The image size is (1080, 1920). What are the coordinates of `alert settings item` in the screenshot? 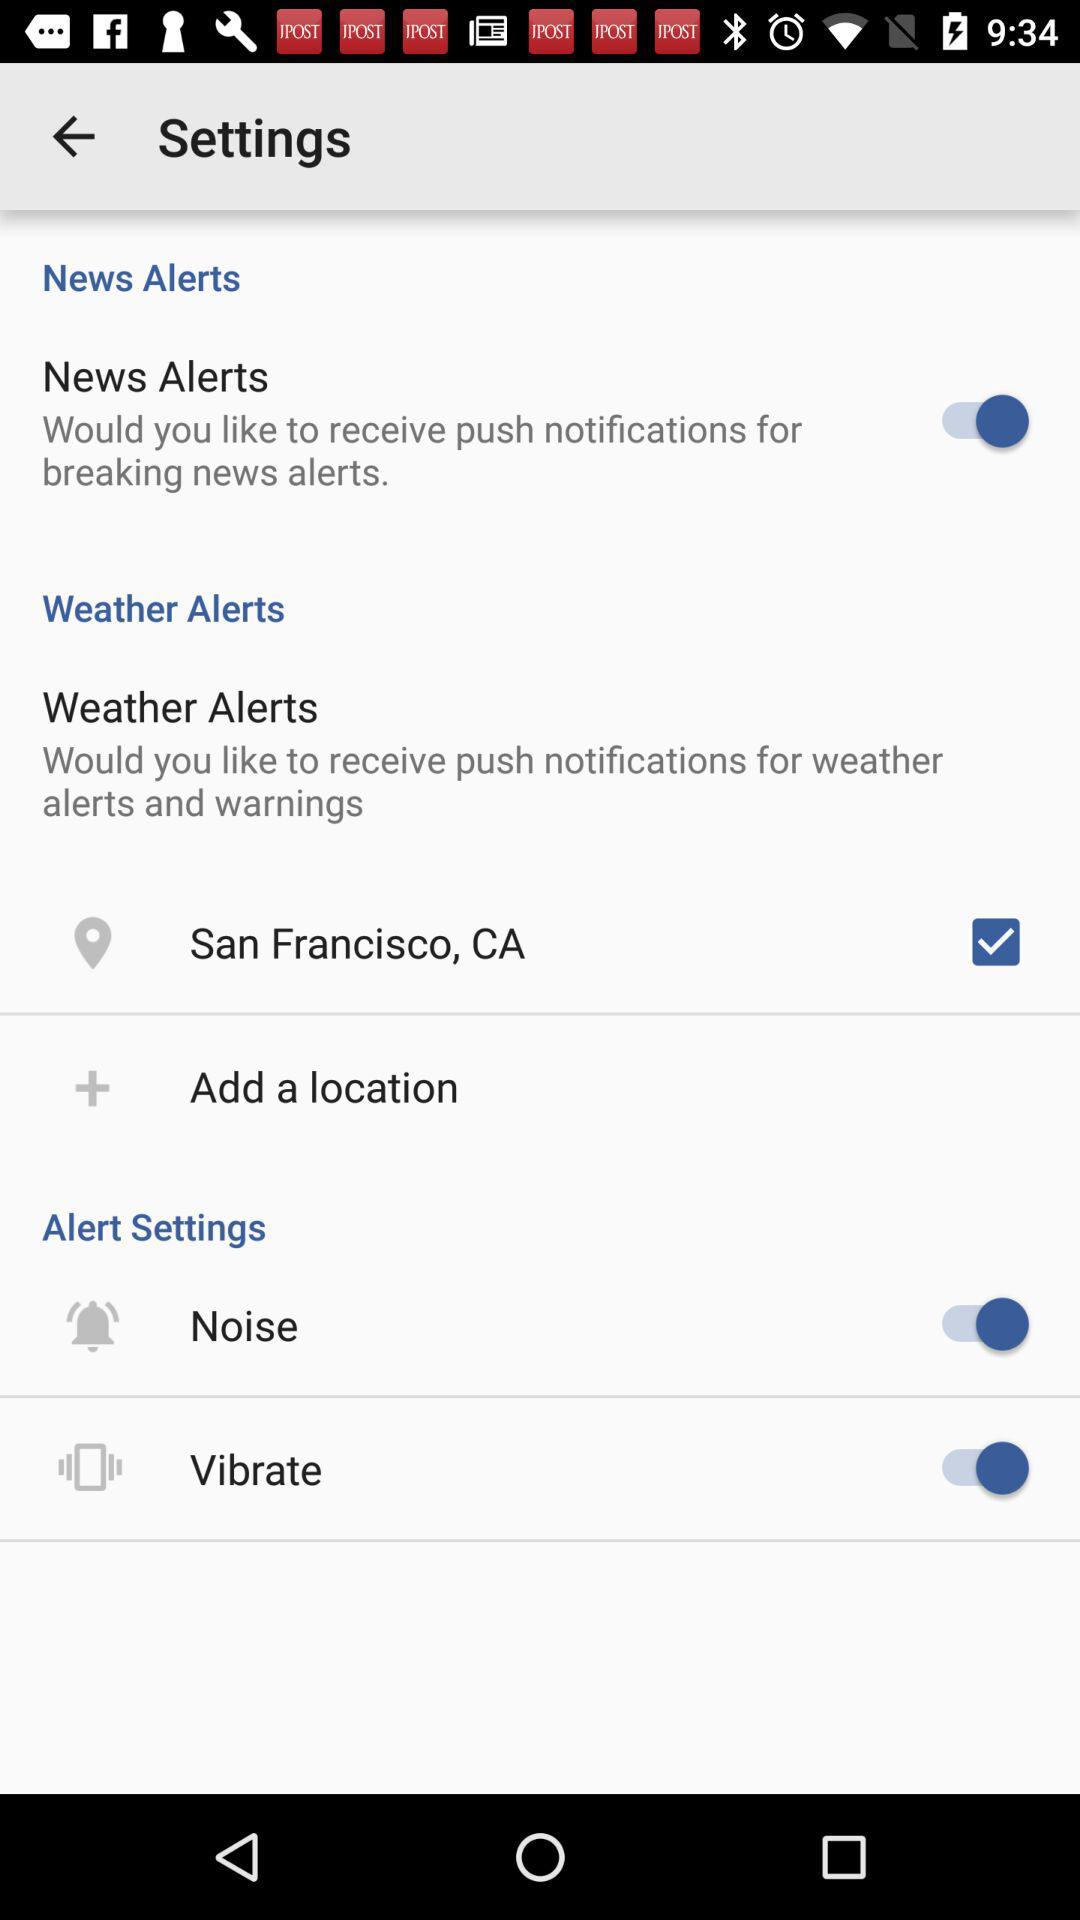 It's located at (540, 1204).